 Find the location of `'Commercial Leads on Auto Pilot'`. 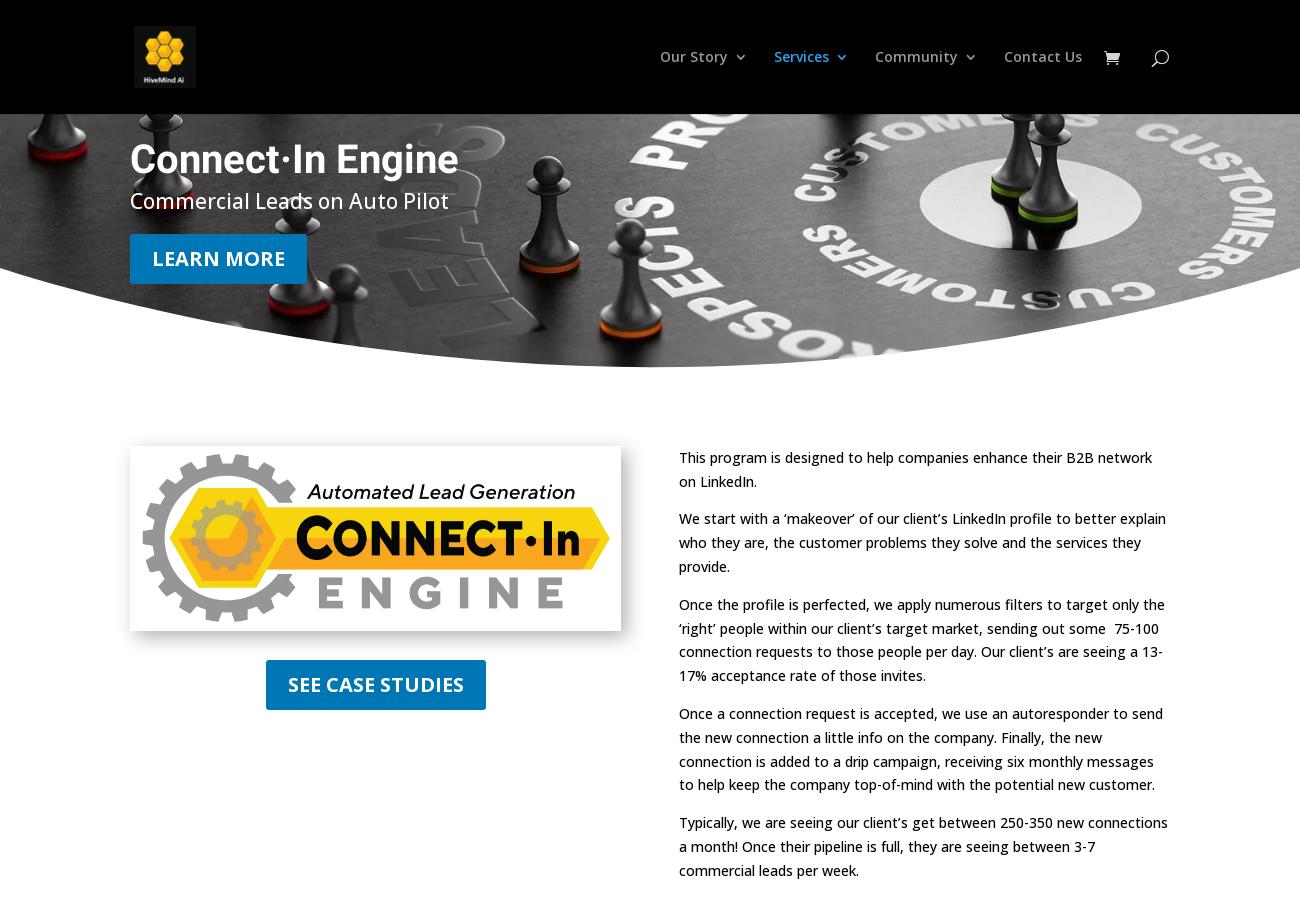

'Commercial Leads on Auto Pilot' is located at coordinates (289, 199).